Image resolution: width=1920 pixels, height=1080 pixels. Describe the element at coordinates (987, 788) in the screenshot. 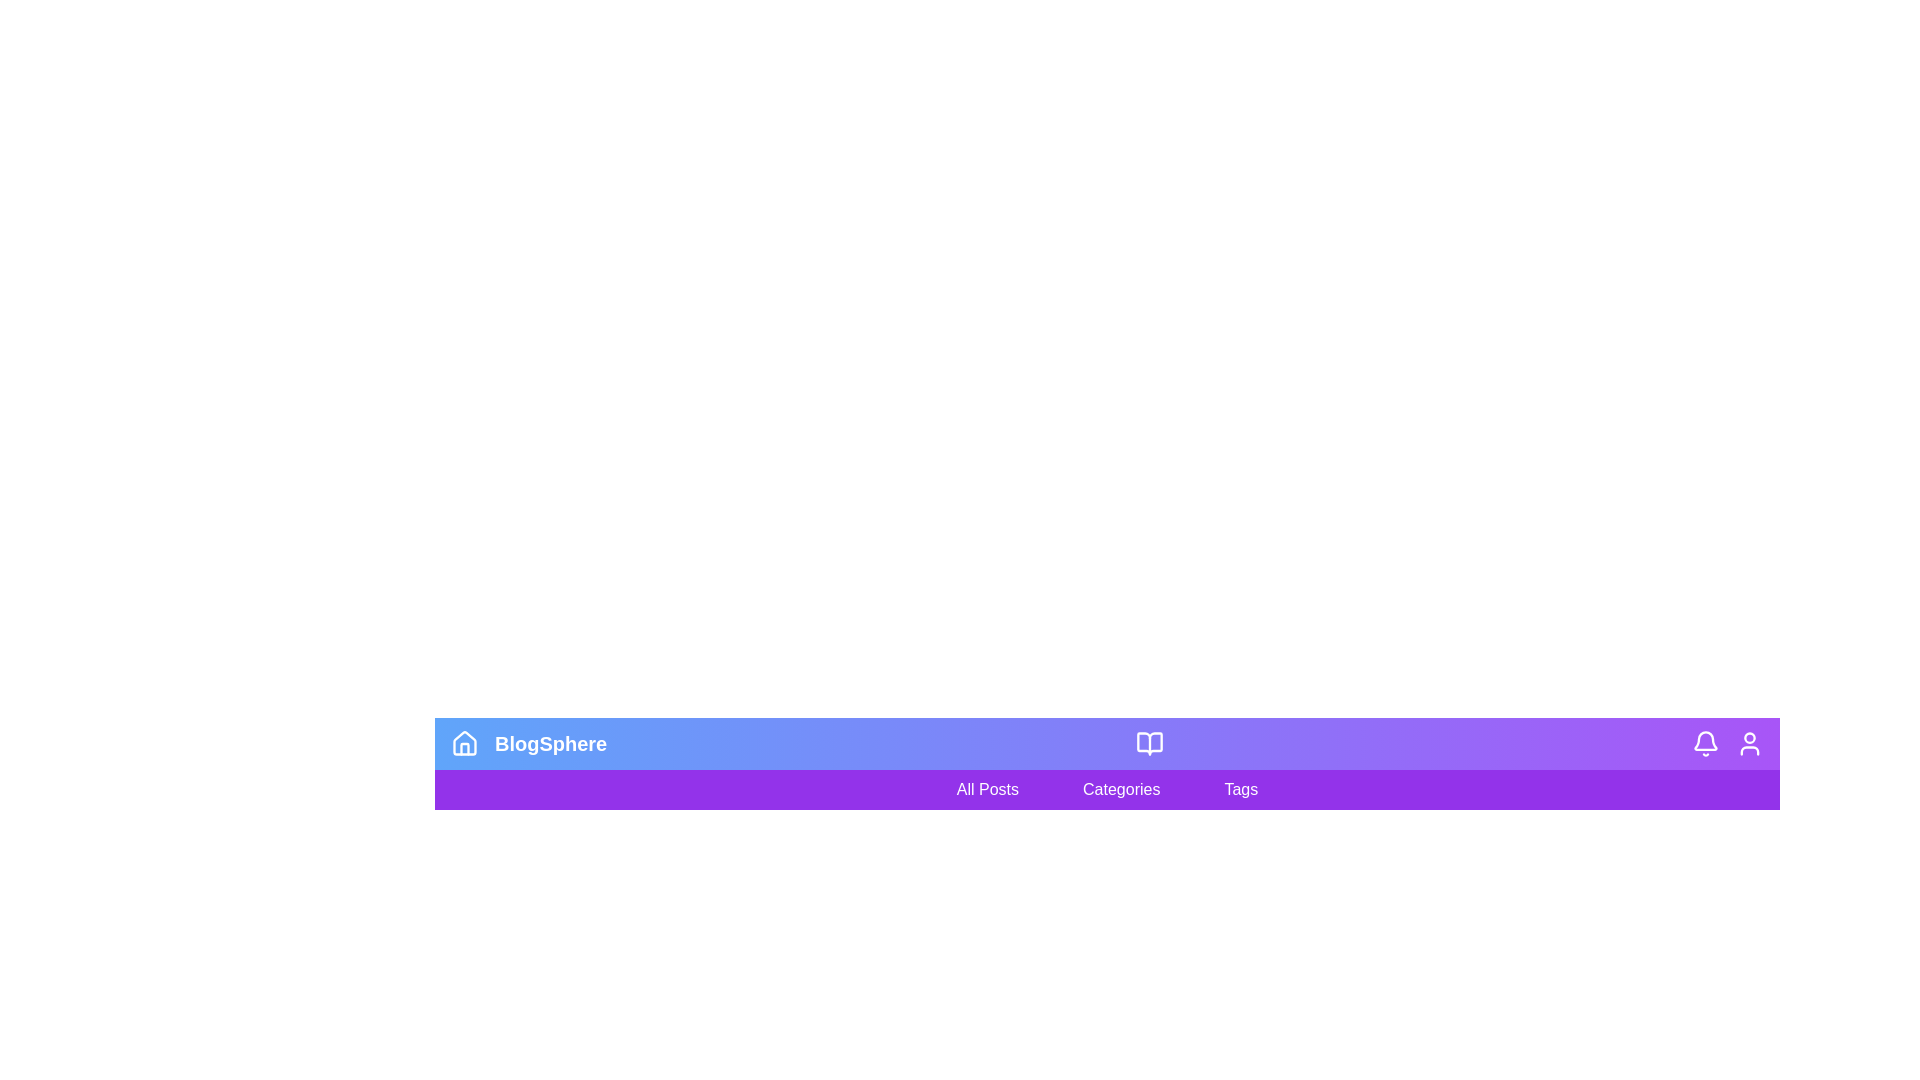

I see `the 'All Posts' filter option to filter the content` at that location.